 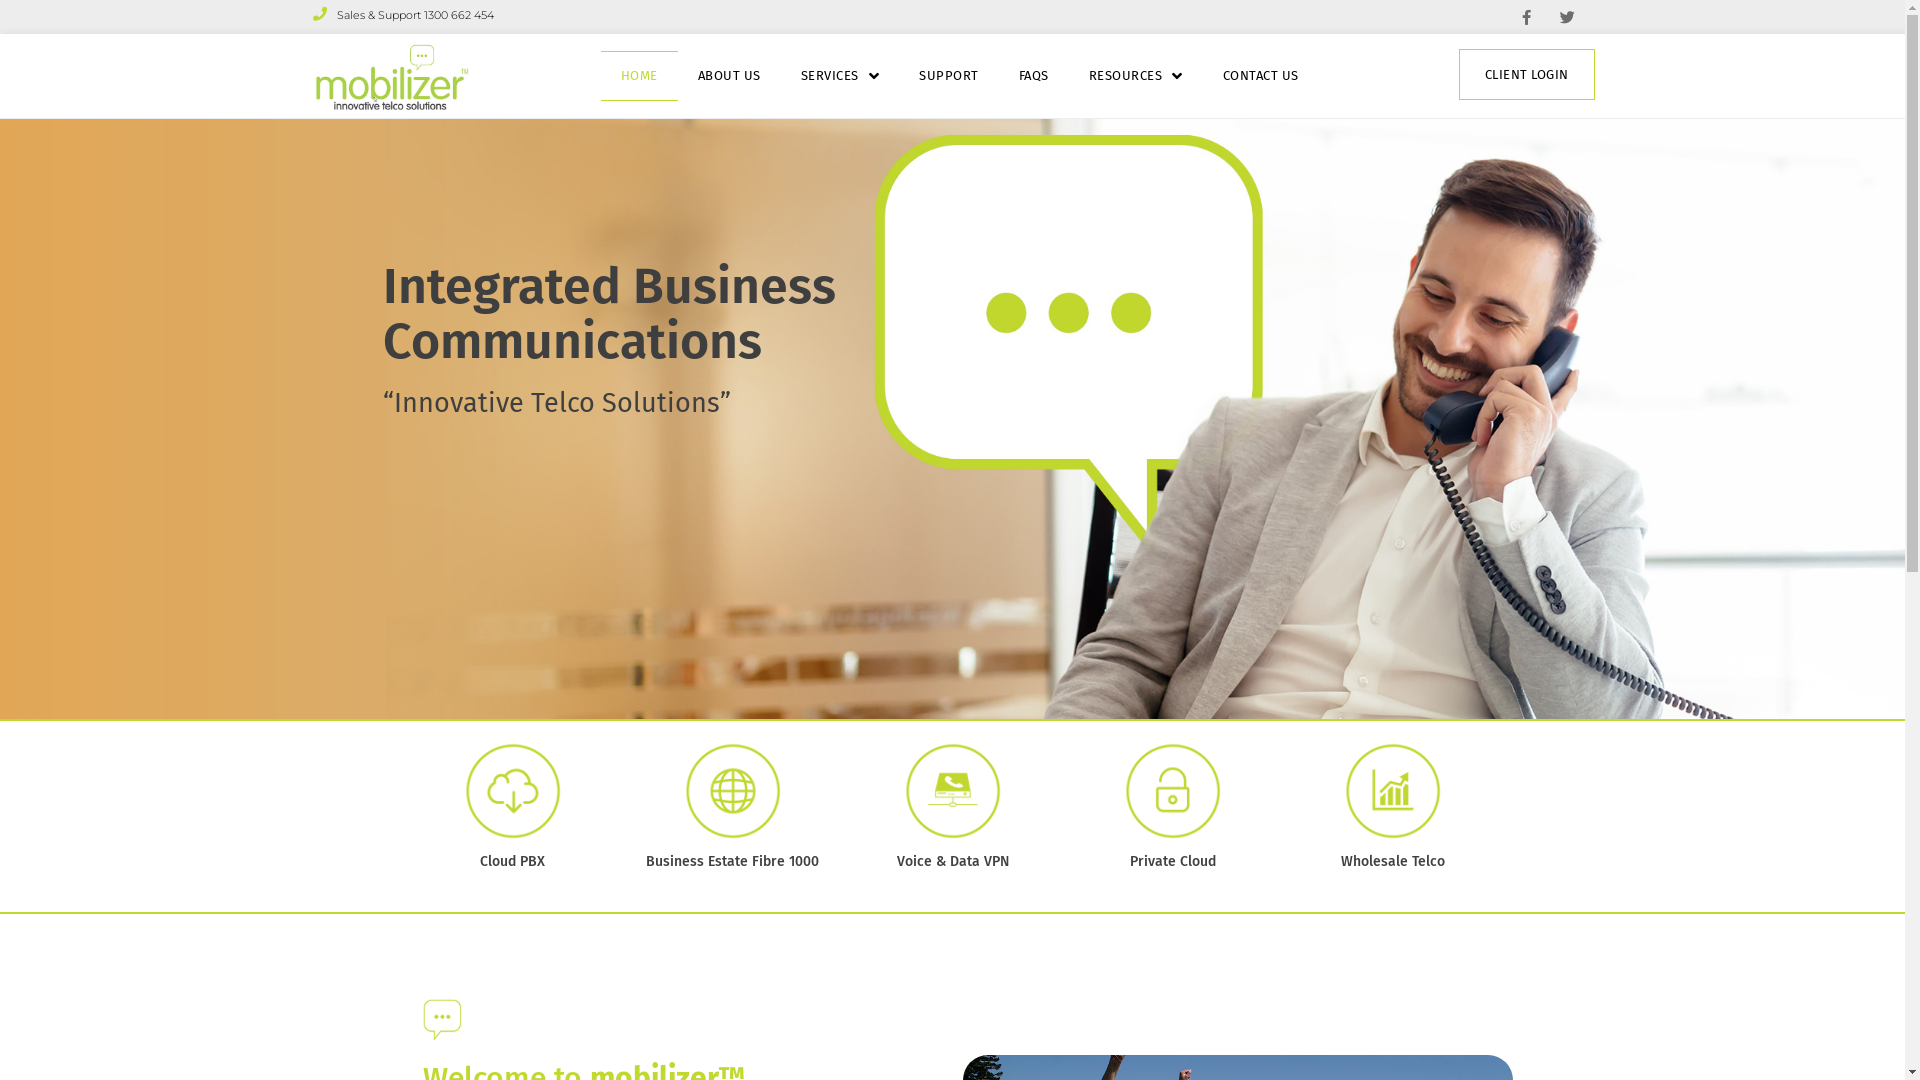 I want to click on 'ABOUT US', so click(x=728, y=75).